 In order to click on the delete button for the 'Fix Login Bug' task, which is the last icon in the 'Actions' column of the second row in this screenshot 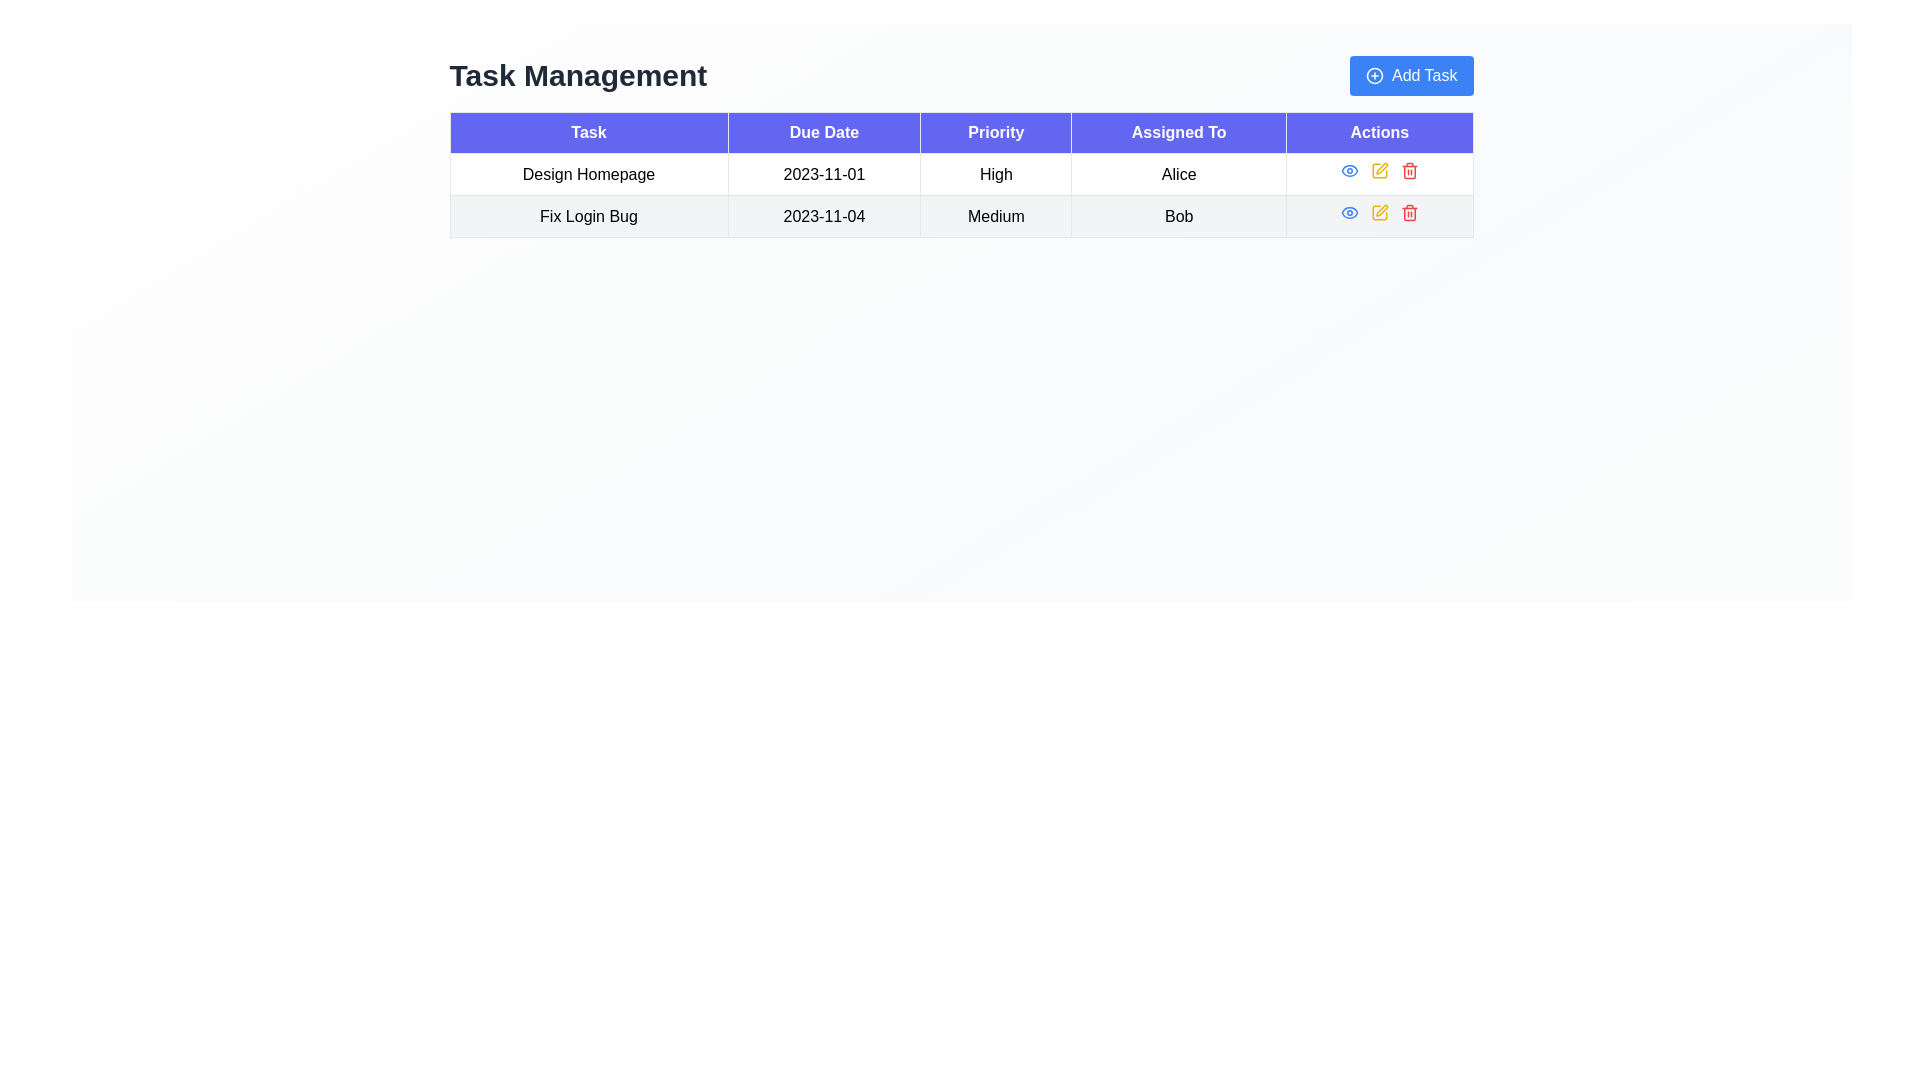, I will do `click(1408, 212)`.